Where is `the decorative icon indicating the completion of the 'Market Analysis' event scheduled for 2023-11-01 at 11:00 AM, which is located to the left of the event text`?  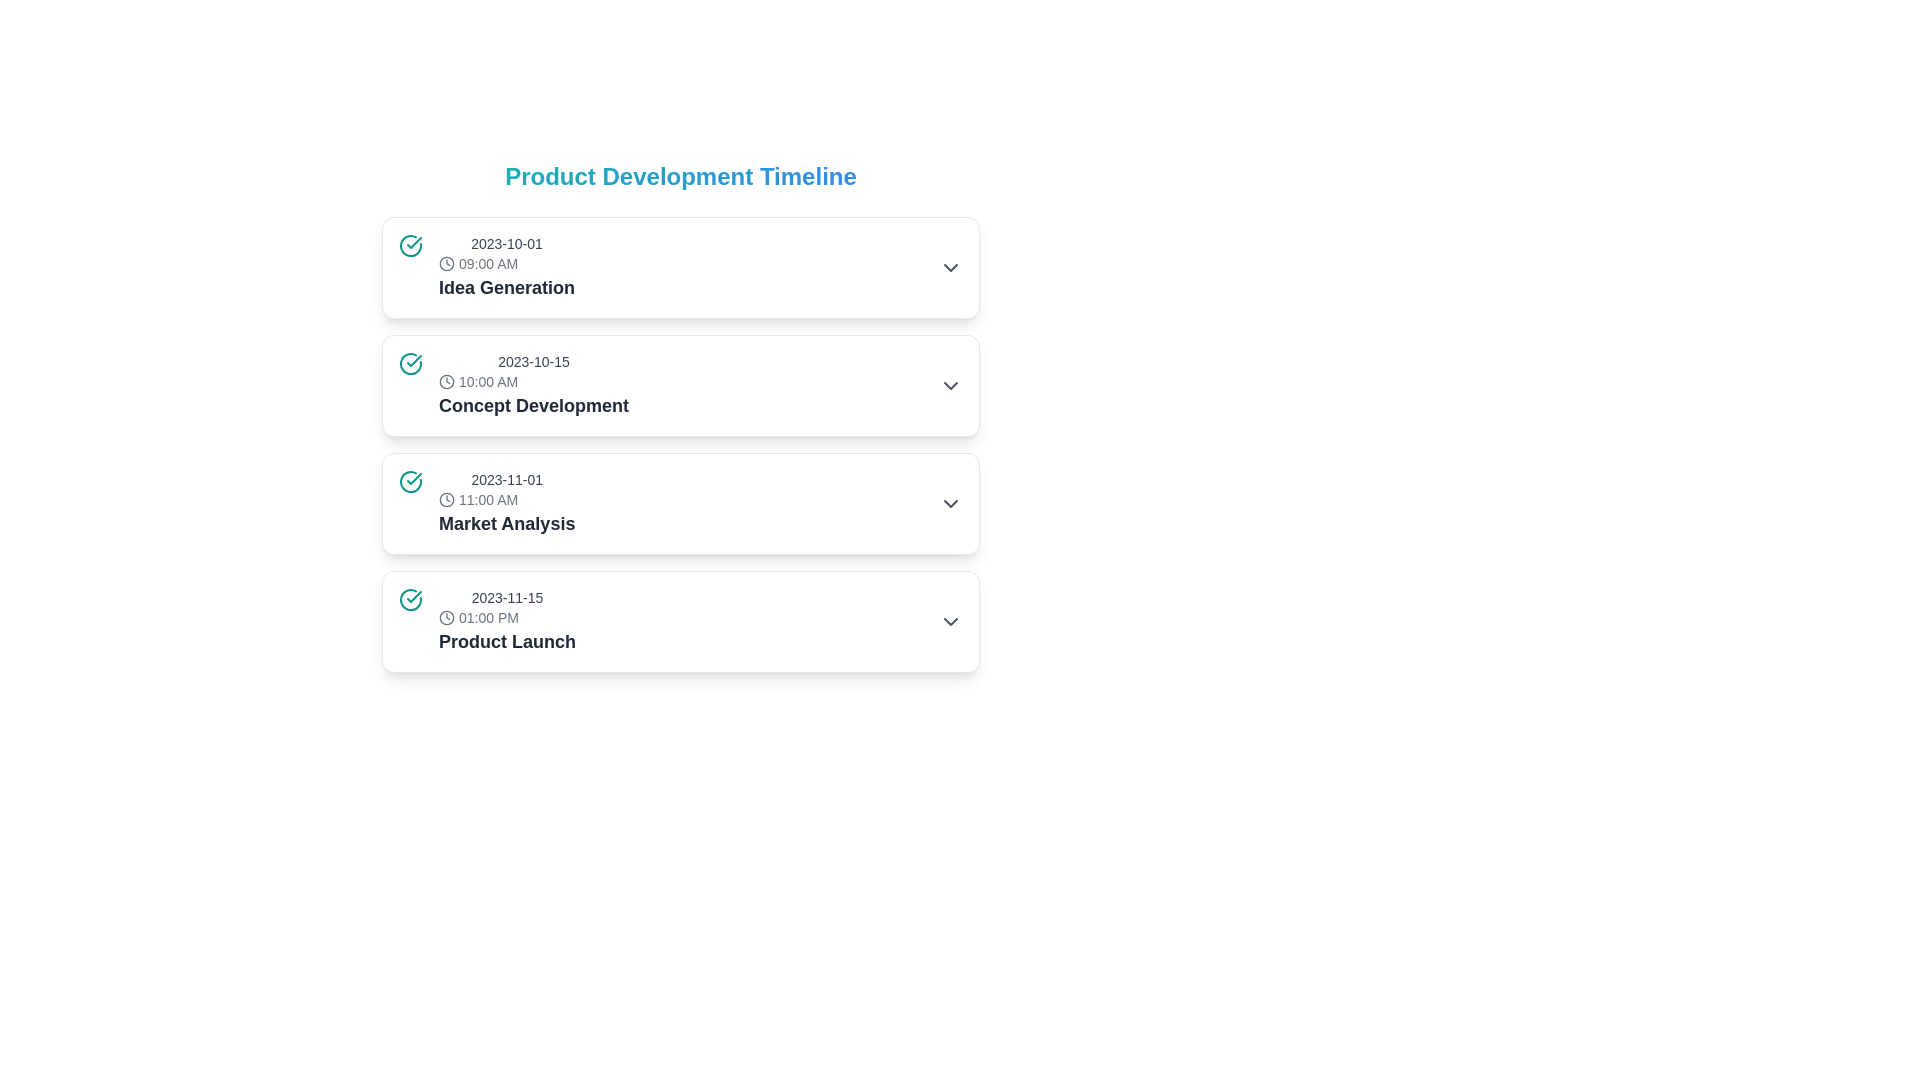
the decorative icon indicating the completion of the 'Market Analysis' event scheduled for 2023-11-01 at 11:00 AM, which is located to the left of the event text is located at coordinates (410, 482).